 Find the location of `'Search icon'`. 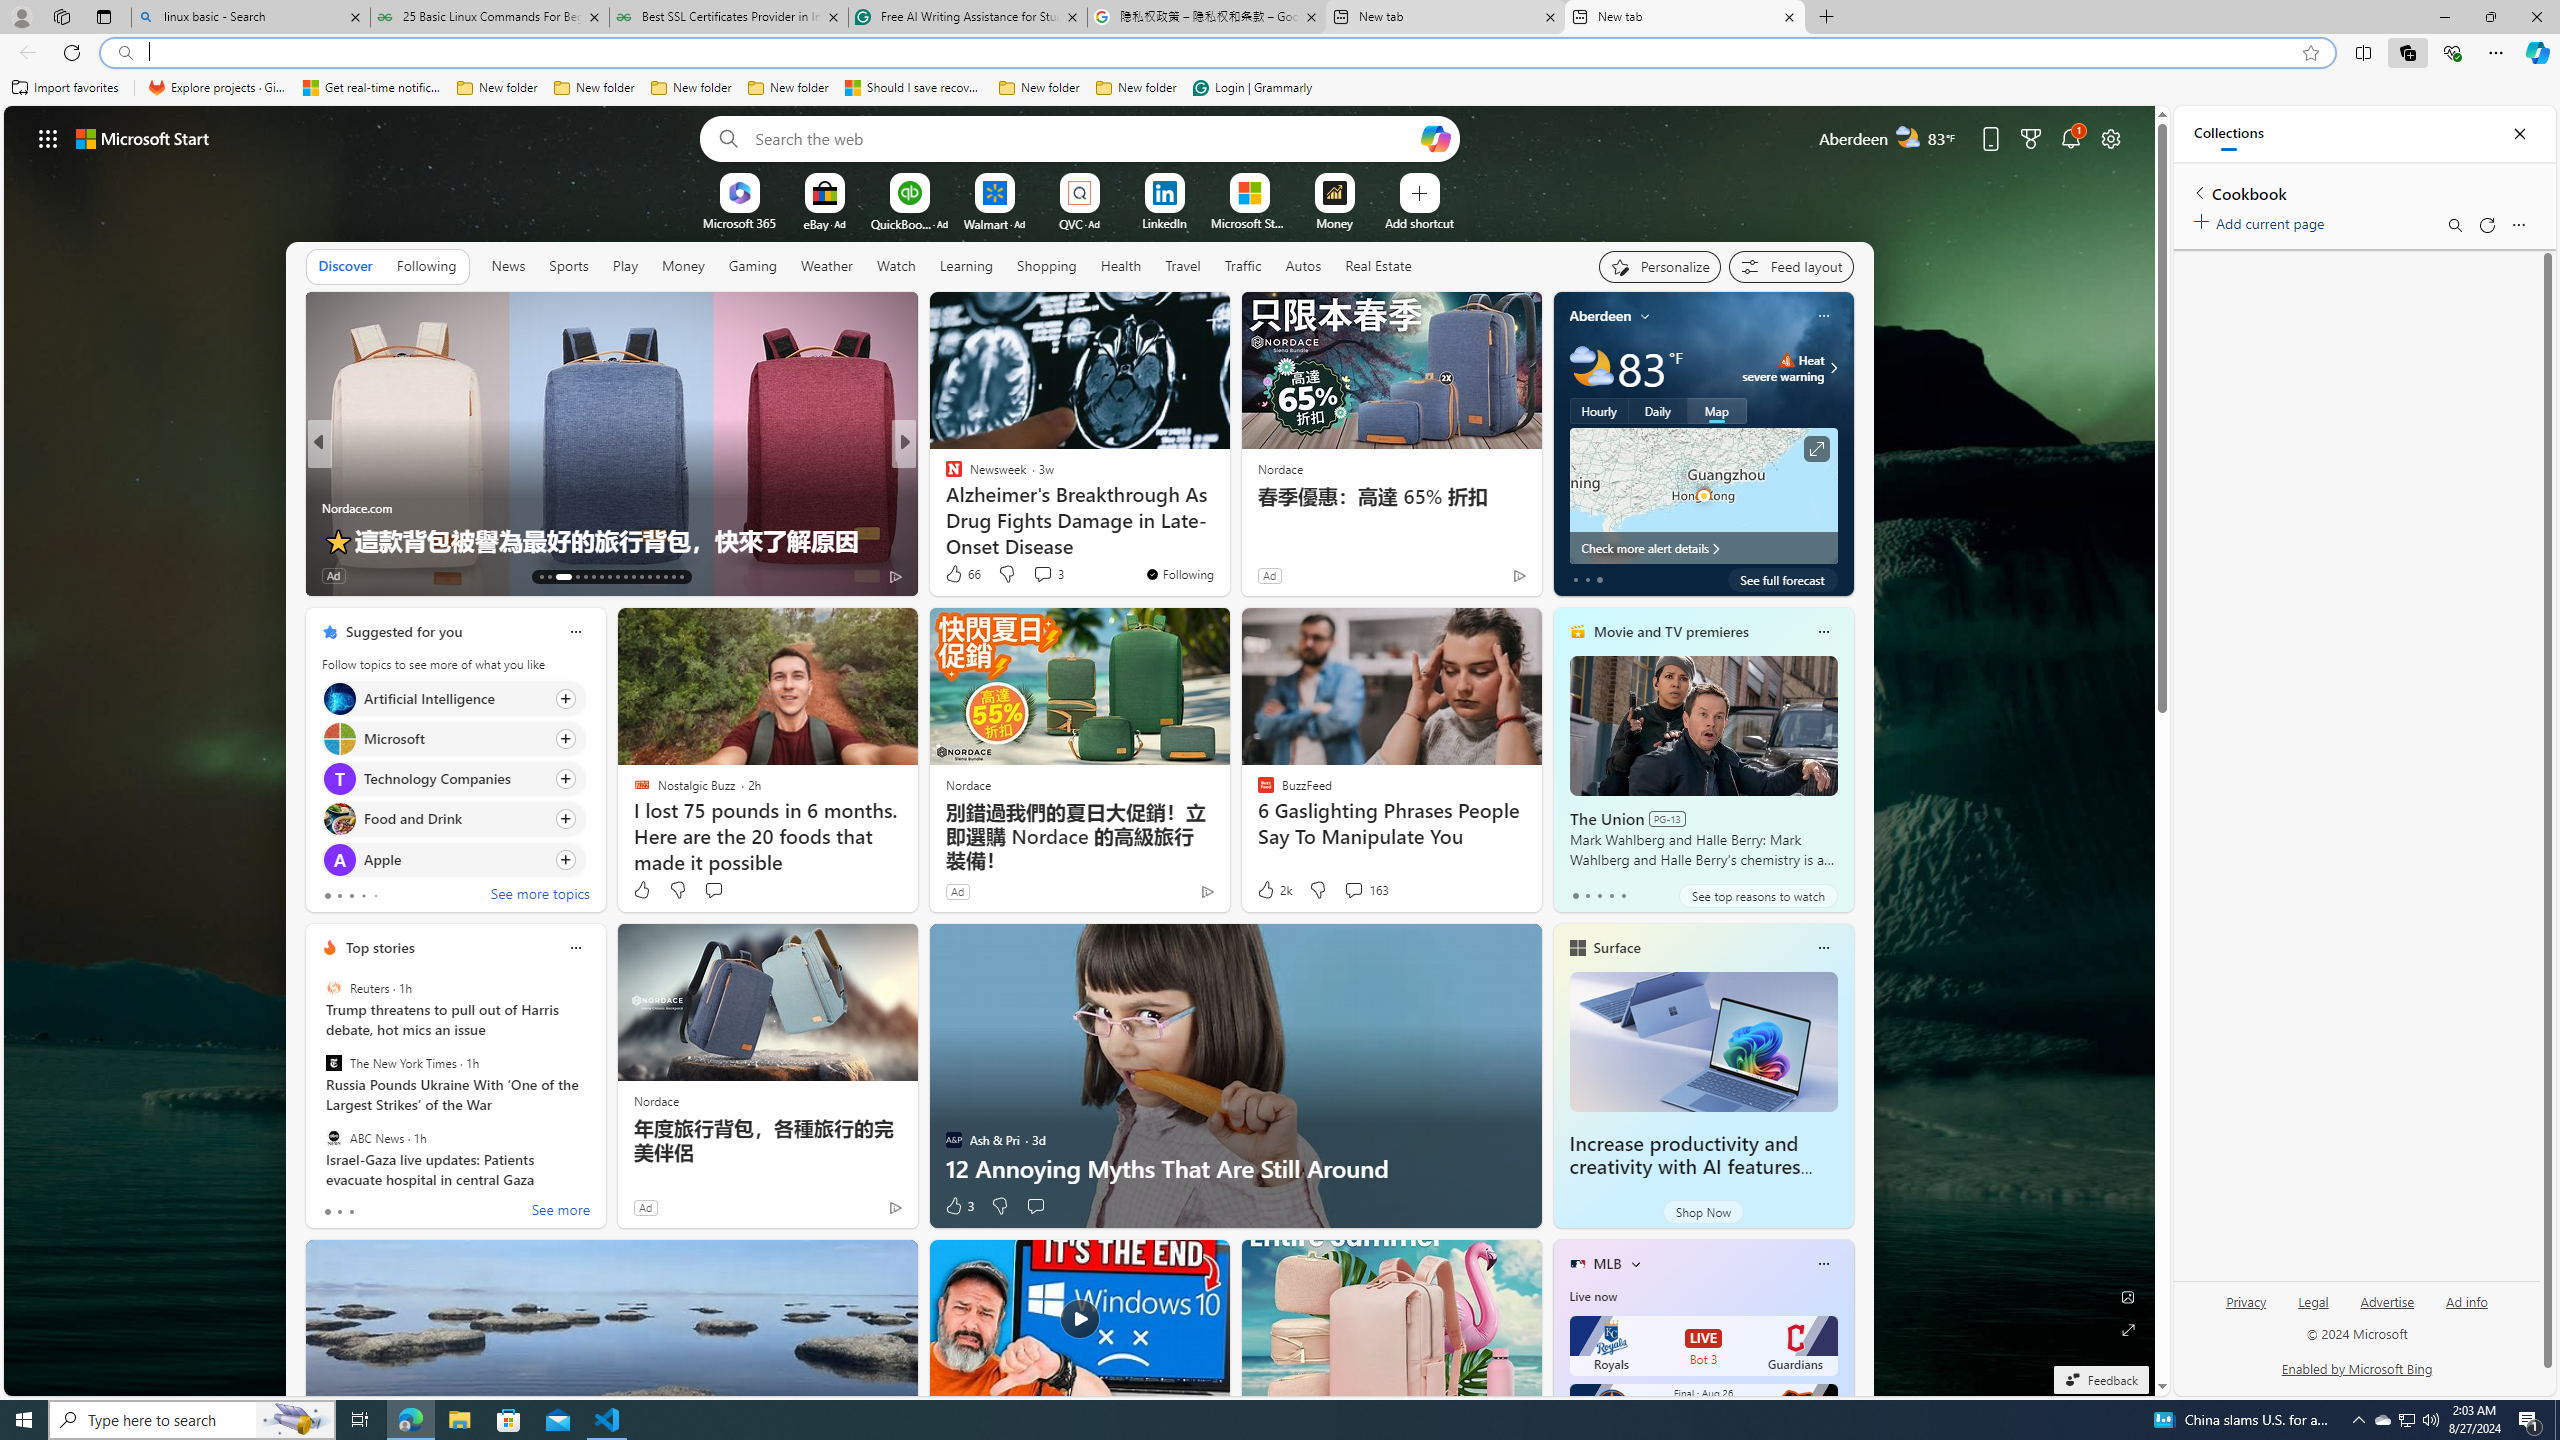

'Search icon' is located at coordinates (125, 53).